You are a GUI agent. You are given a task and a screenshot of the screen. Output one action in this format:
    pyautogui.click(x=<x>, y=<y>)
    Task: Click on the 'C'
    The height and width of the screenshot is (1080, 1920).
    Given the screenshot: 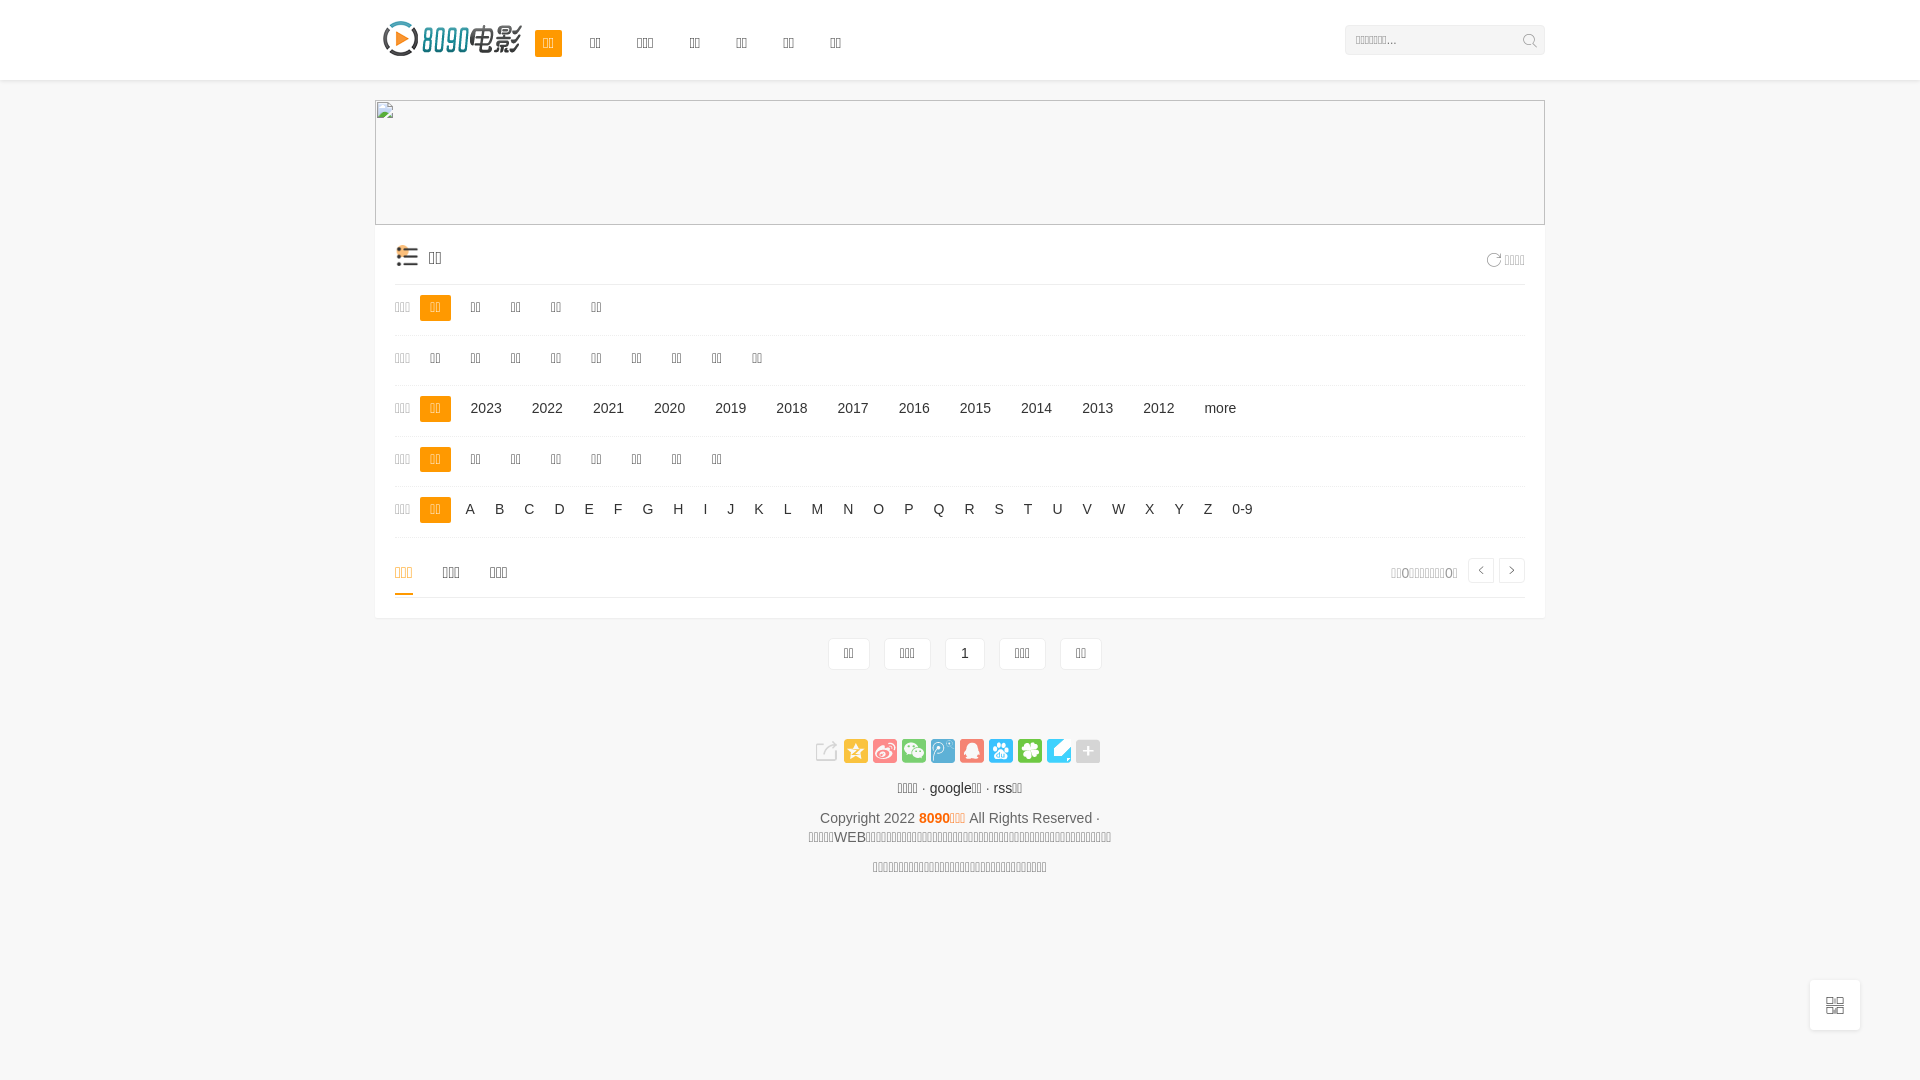 What is the action you would take?
    pyautogui.click(x=528, y=508)
    